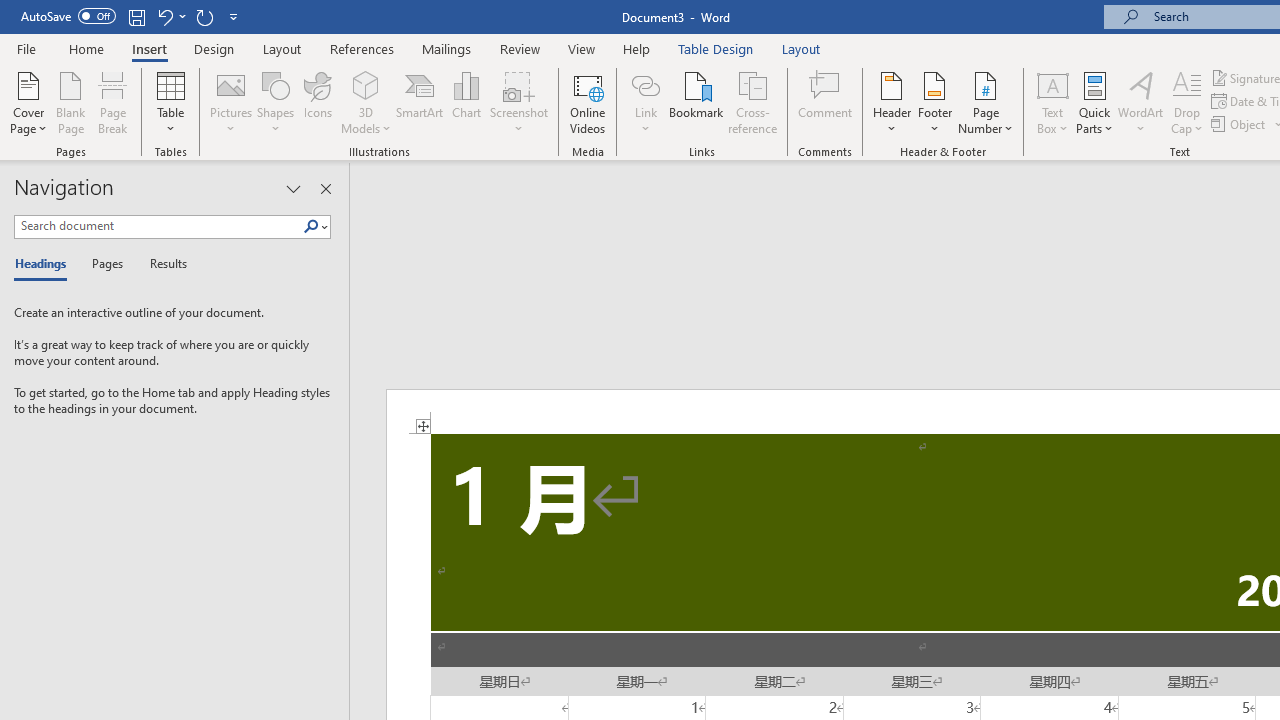 The height and width of the screenshot is (720, 1280). Describe the element at coordinates (28, 103) in the screenshot. I see `'Cover Page'` at that location.